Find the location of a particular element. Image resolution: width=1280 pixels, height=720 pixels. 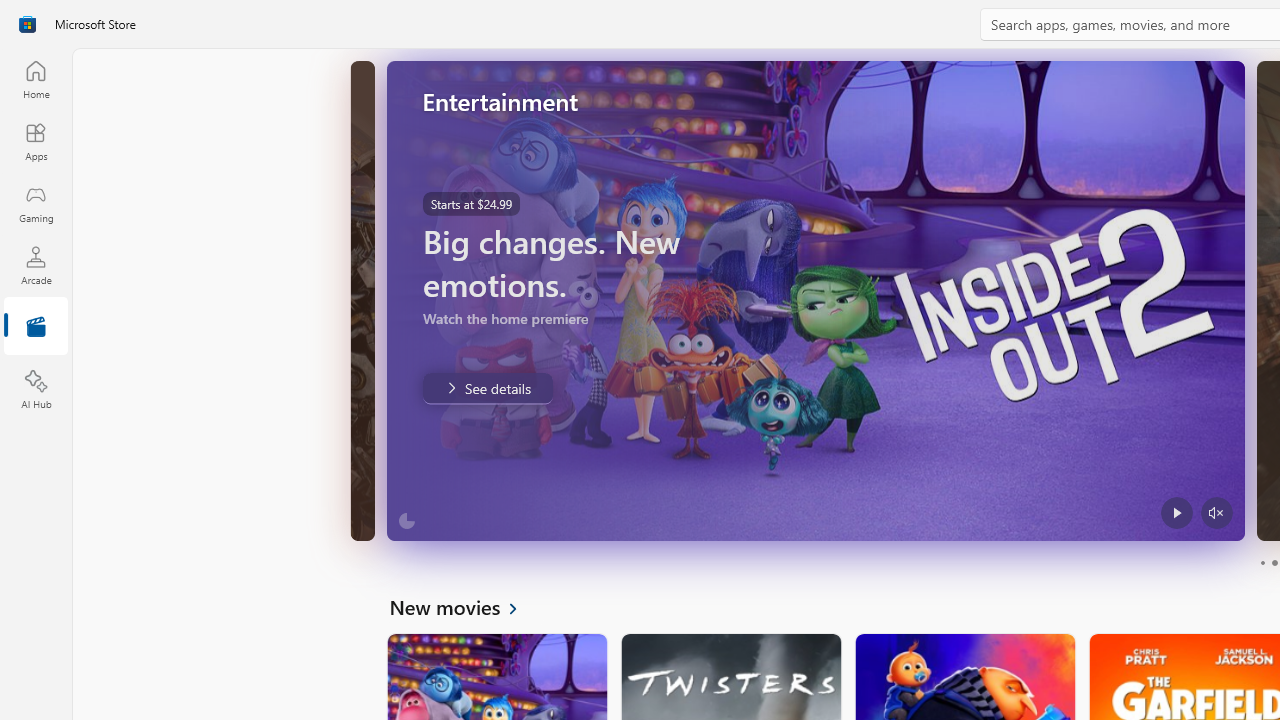

'Unmute' is located at coordinates (1215, 512).